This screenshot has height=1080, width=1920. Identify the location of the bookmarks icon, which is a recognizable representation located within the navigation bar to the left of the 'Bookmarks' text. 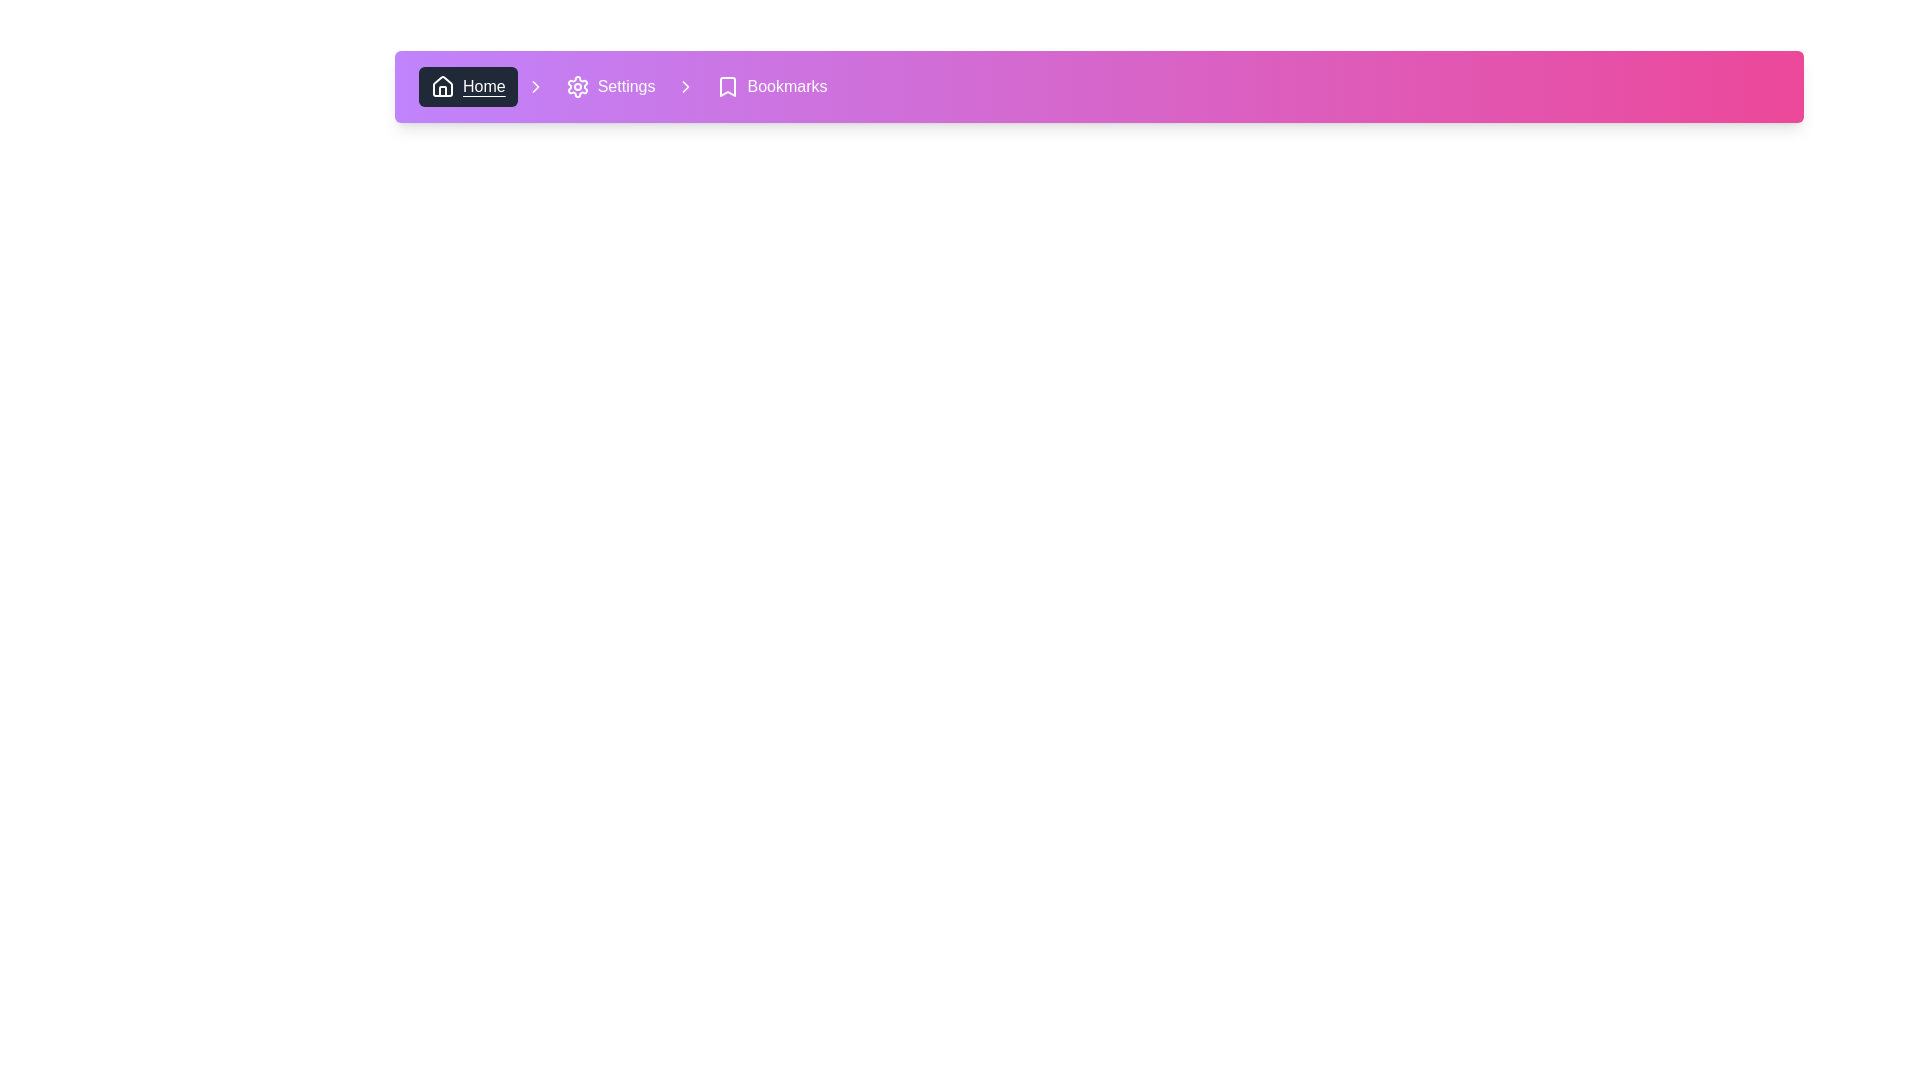
(726, 86).